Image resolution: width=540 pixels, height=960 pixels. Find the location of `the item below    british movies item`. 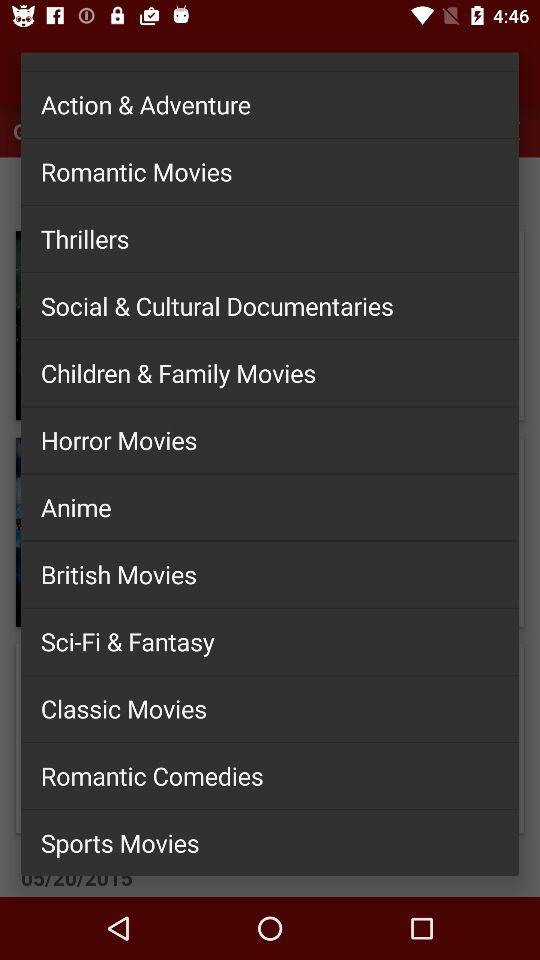

the item below    british movies item is located at coordinates (270, 640).